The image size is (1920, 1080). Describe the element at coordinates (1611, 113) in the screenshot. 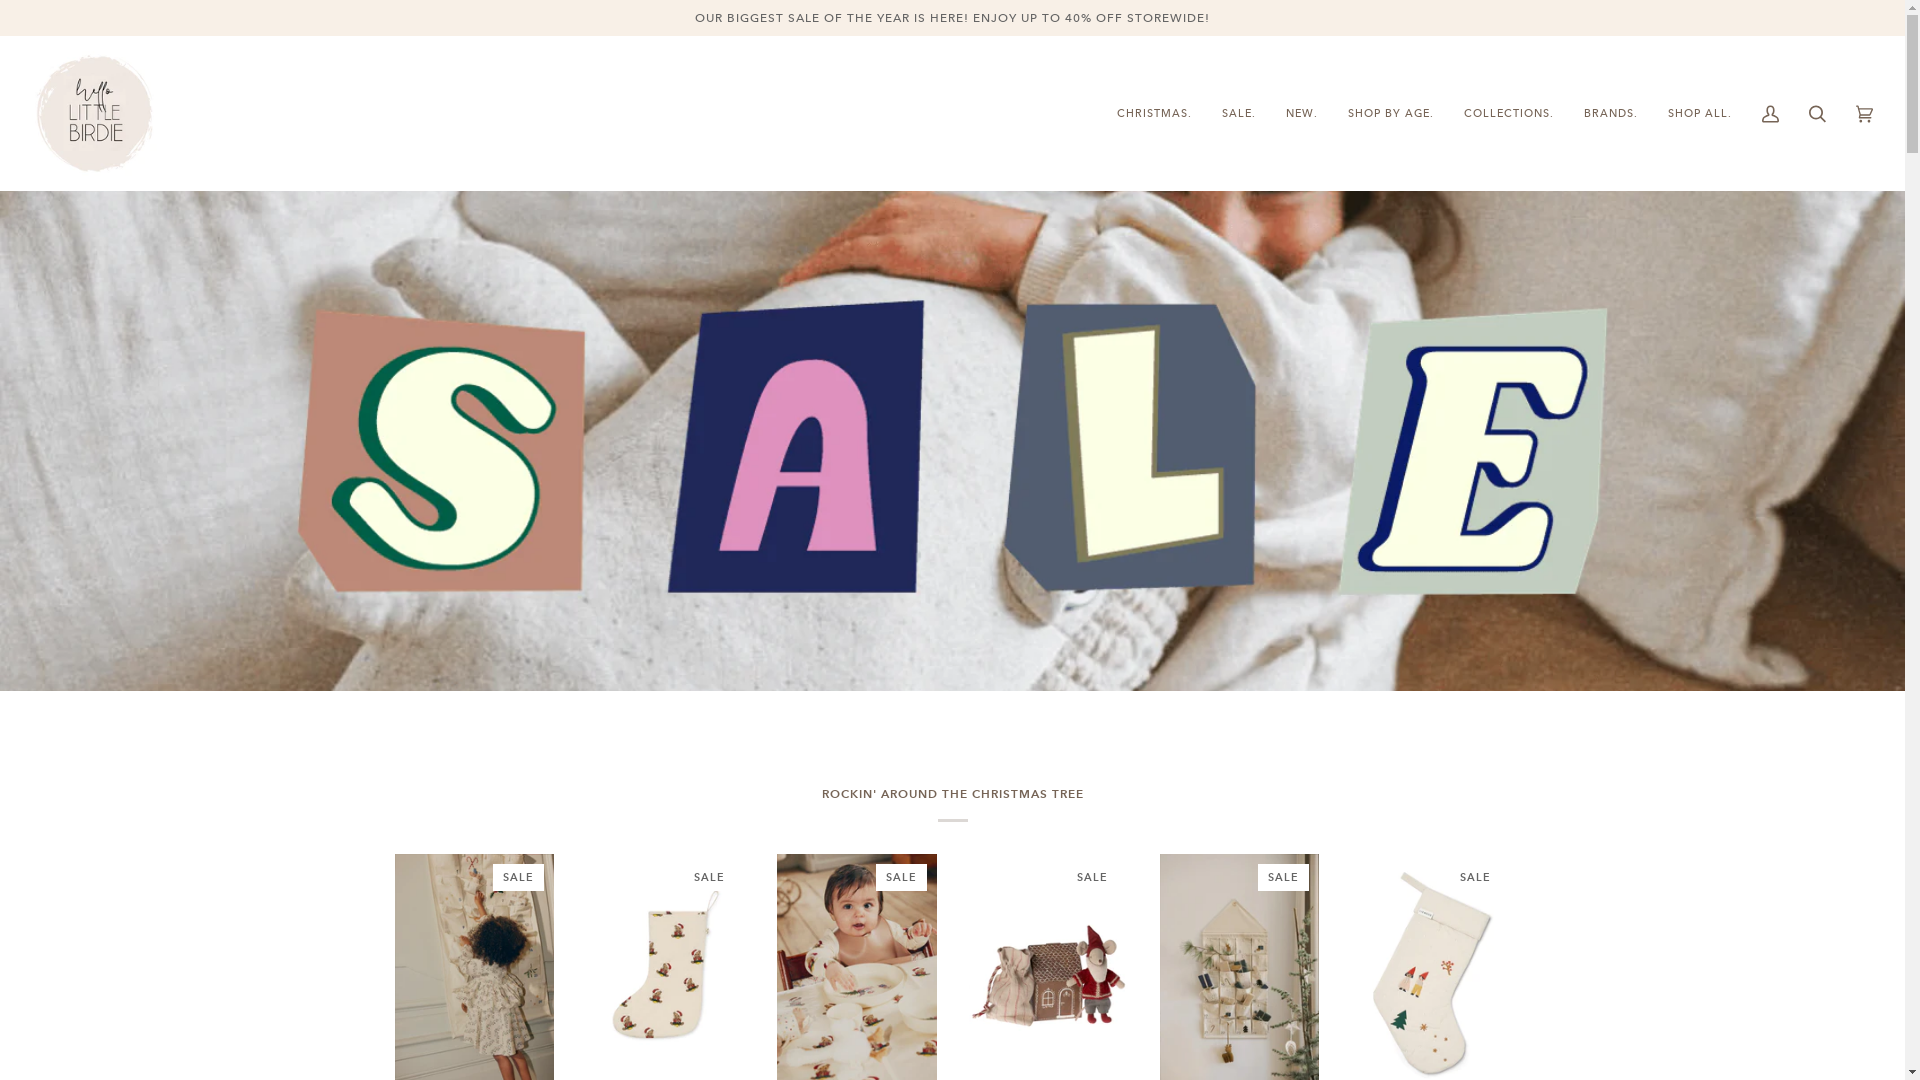

I see `'BRANDS.'` at that location.